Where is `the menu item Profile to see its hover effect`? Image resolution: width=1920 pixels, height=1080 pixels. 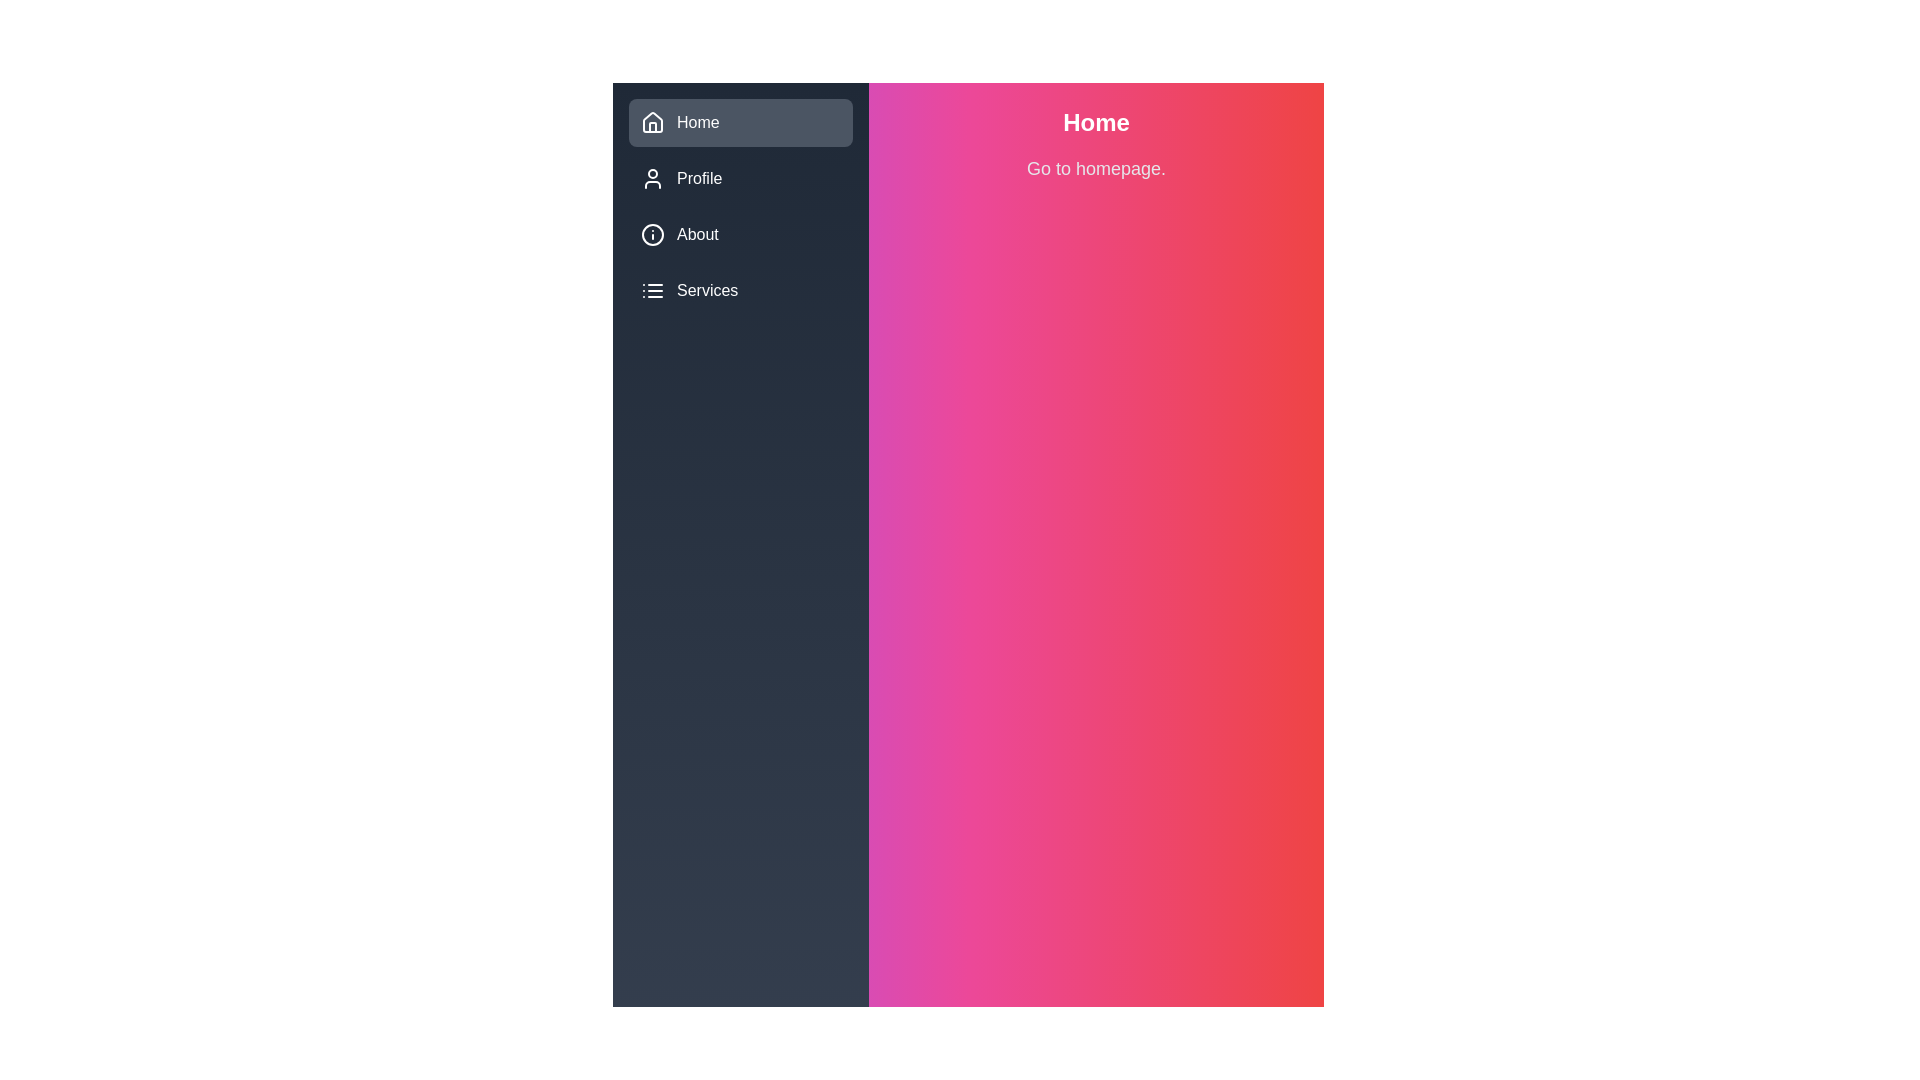
the menu item Profile to see its hover effect is located at coordinates (739, 177).